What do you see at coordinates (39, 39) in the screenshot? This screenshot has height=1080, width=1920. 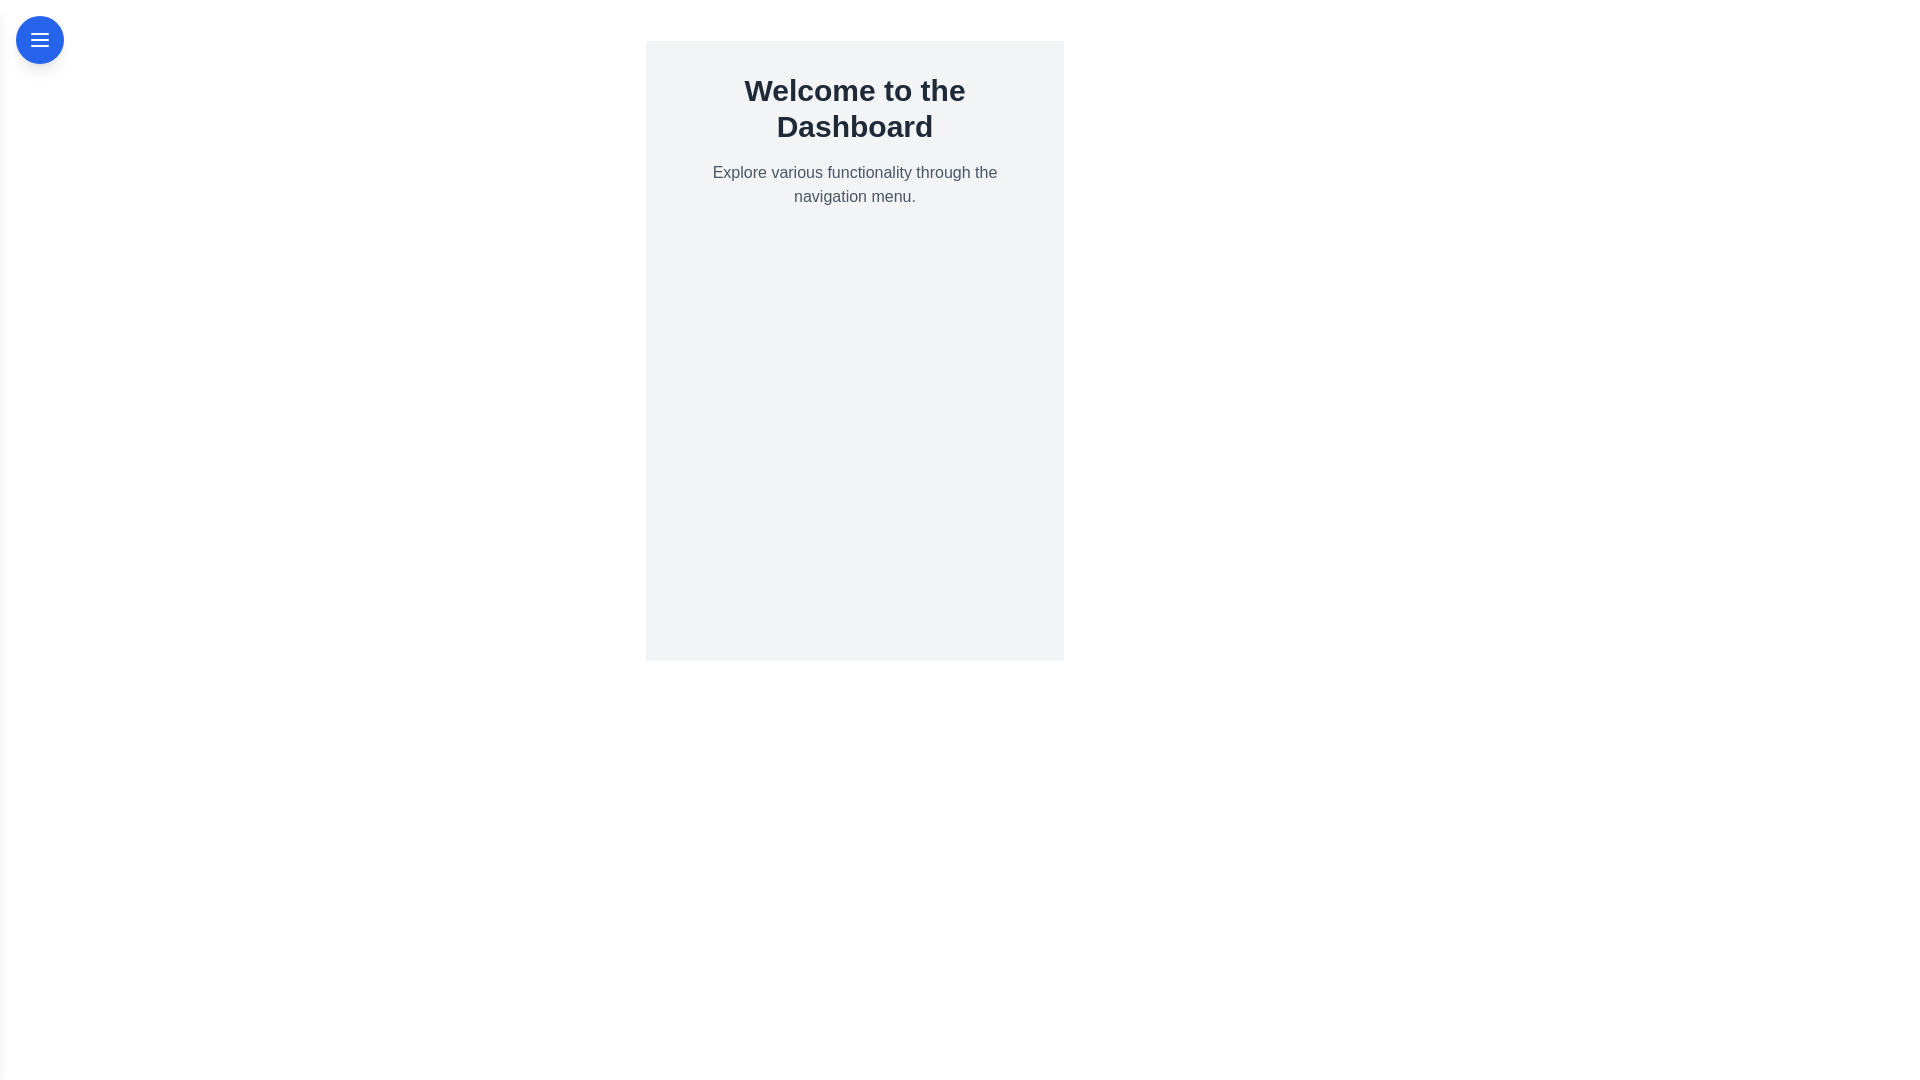 I see `the menu button to toggle the drawer open/close` at bounding box center [39, 39].